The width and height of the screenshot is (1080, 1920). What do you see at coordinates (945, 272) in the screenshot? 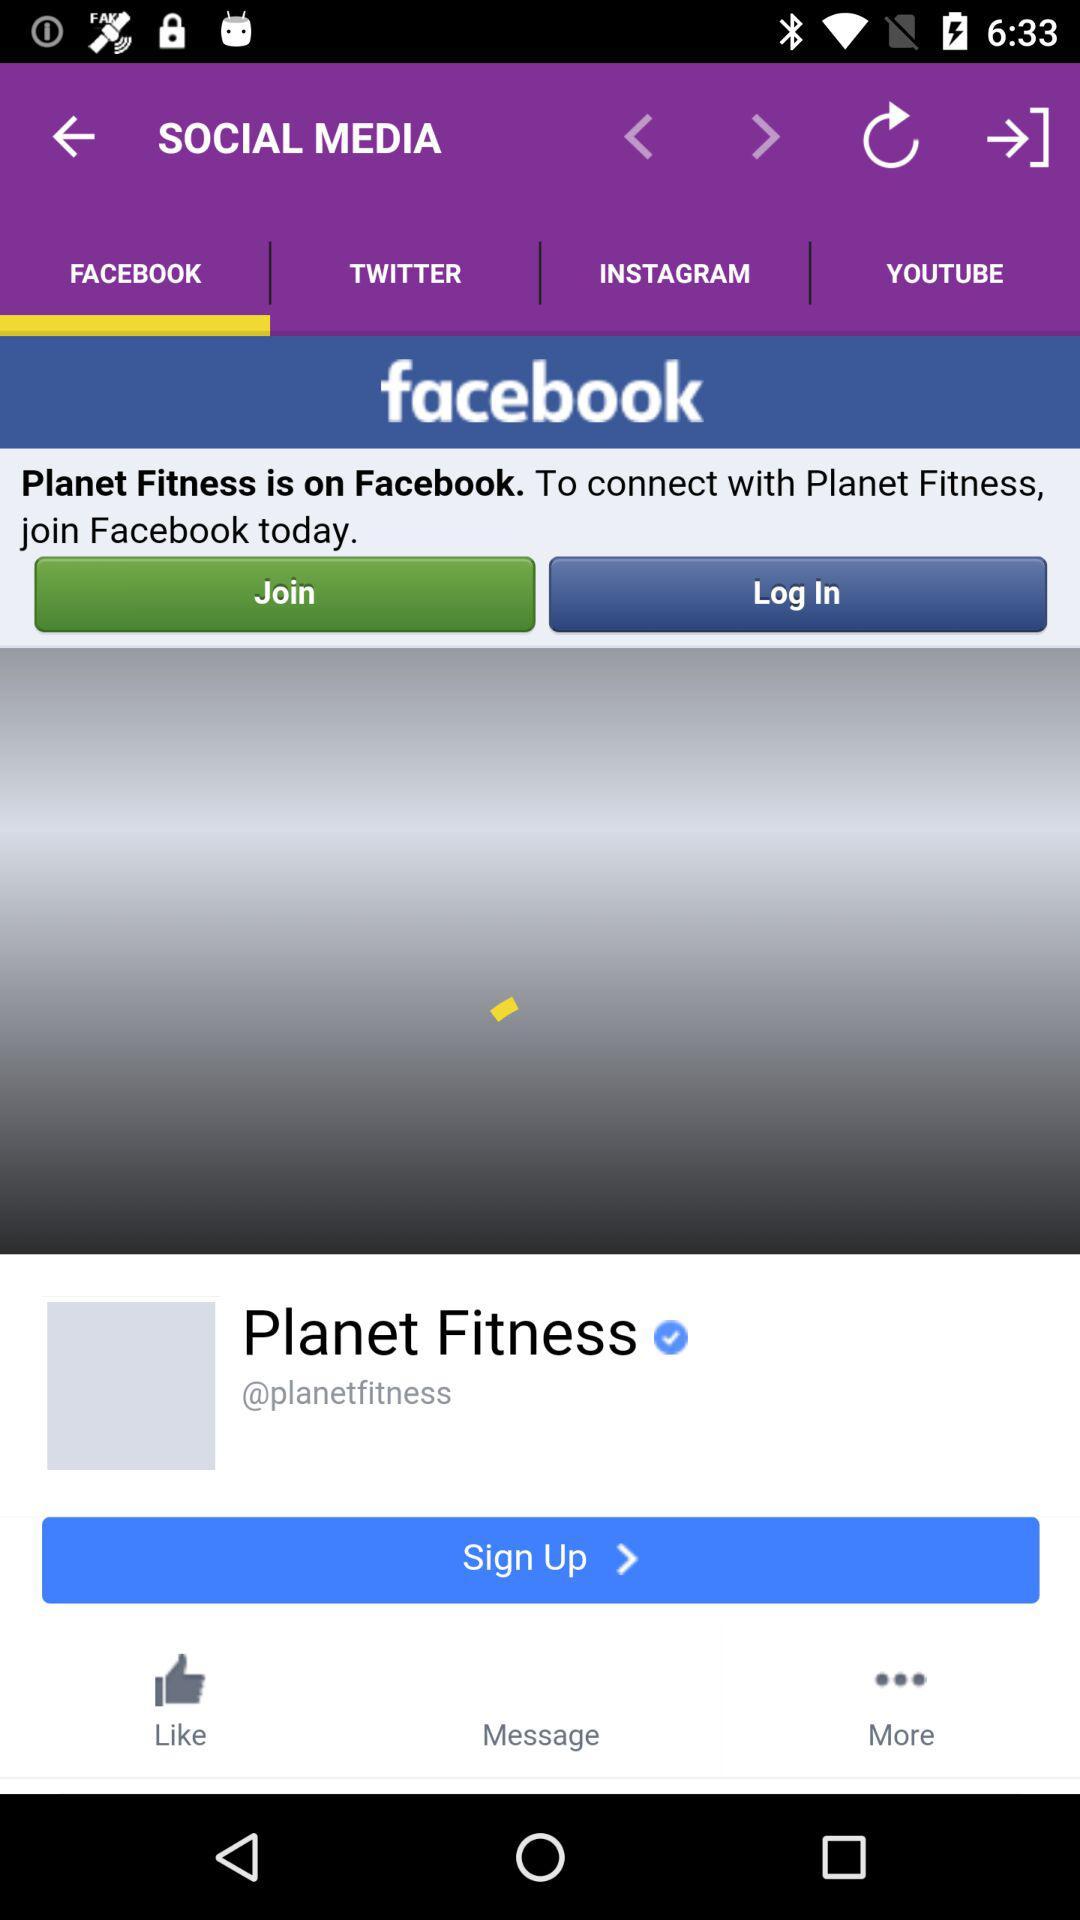
I see `the text which is right to the text instagram` at bounding box center [945, 272].